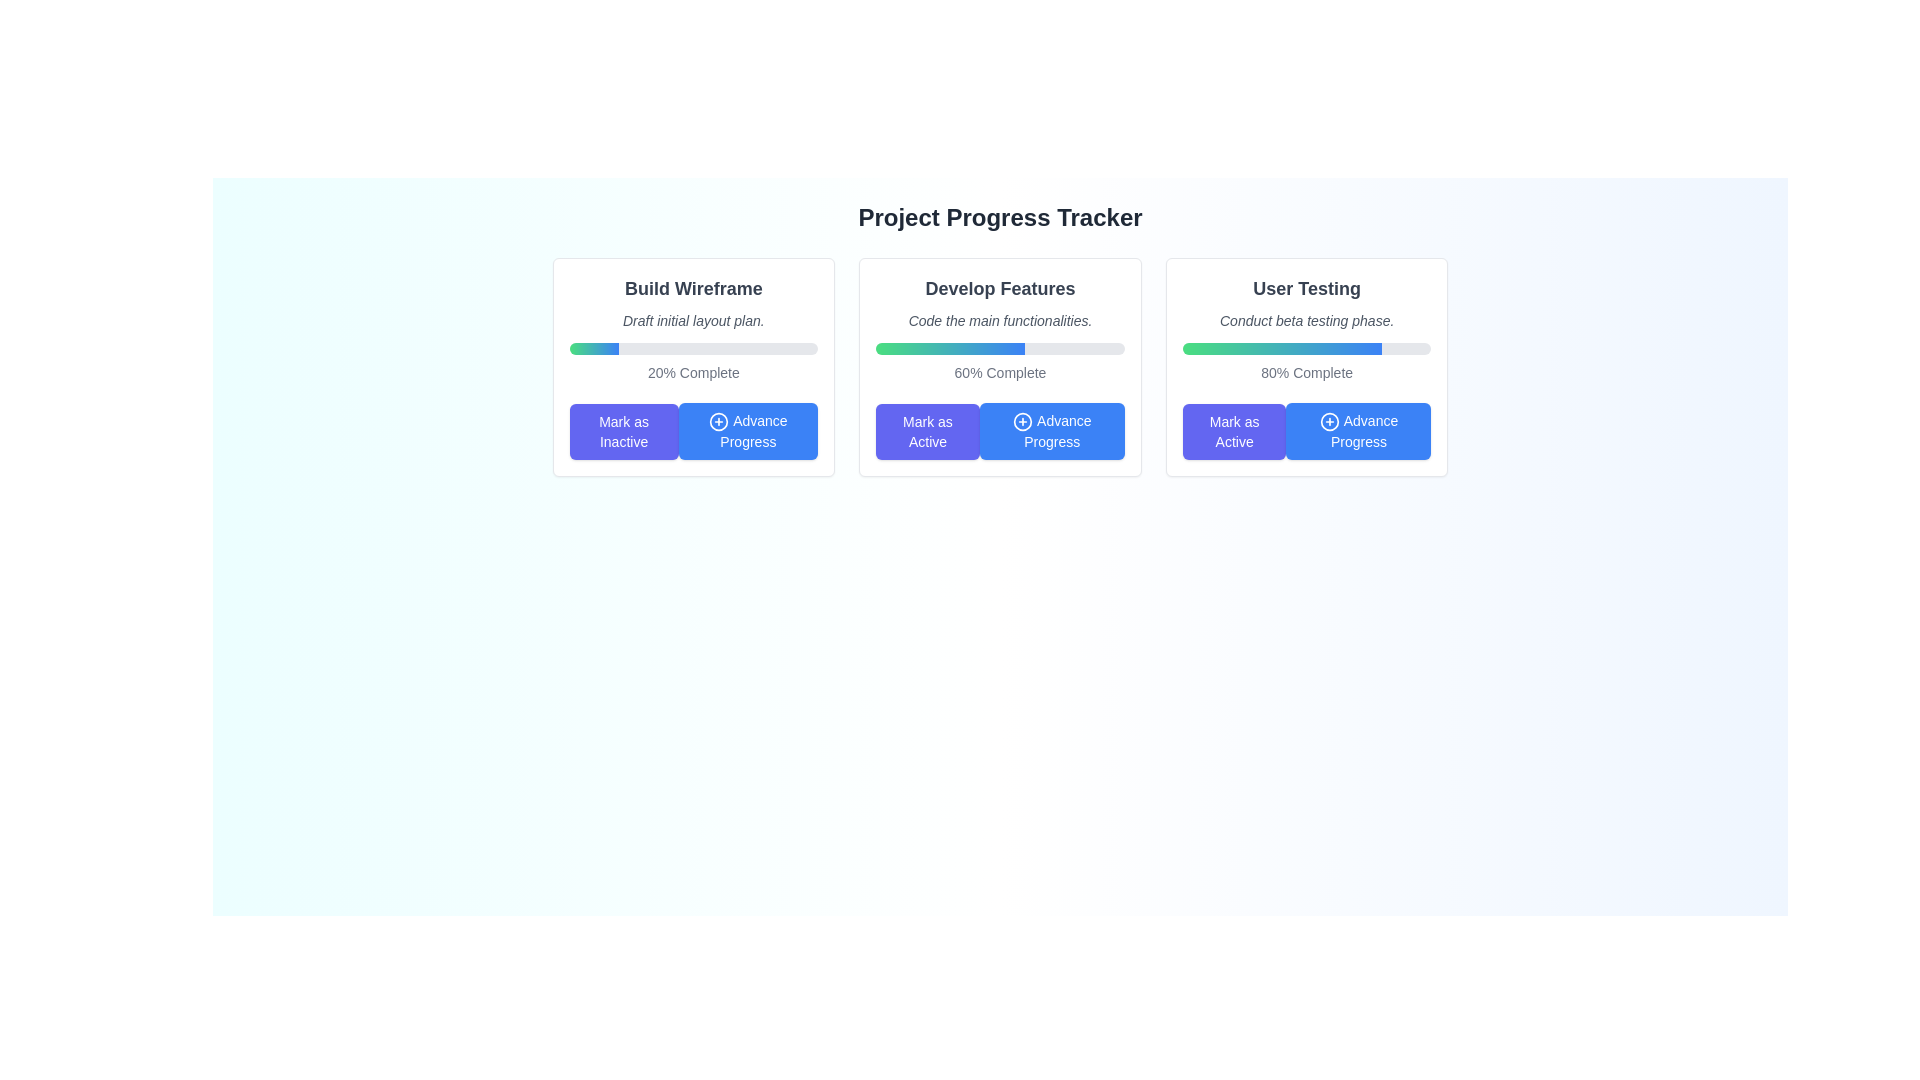  Describe the element at coordinates (882, 347) in the screenshot. I see `the progress indicator` at that location.